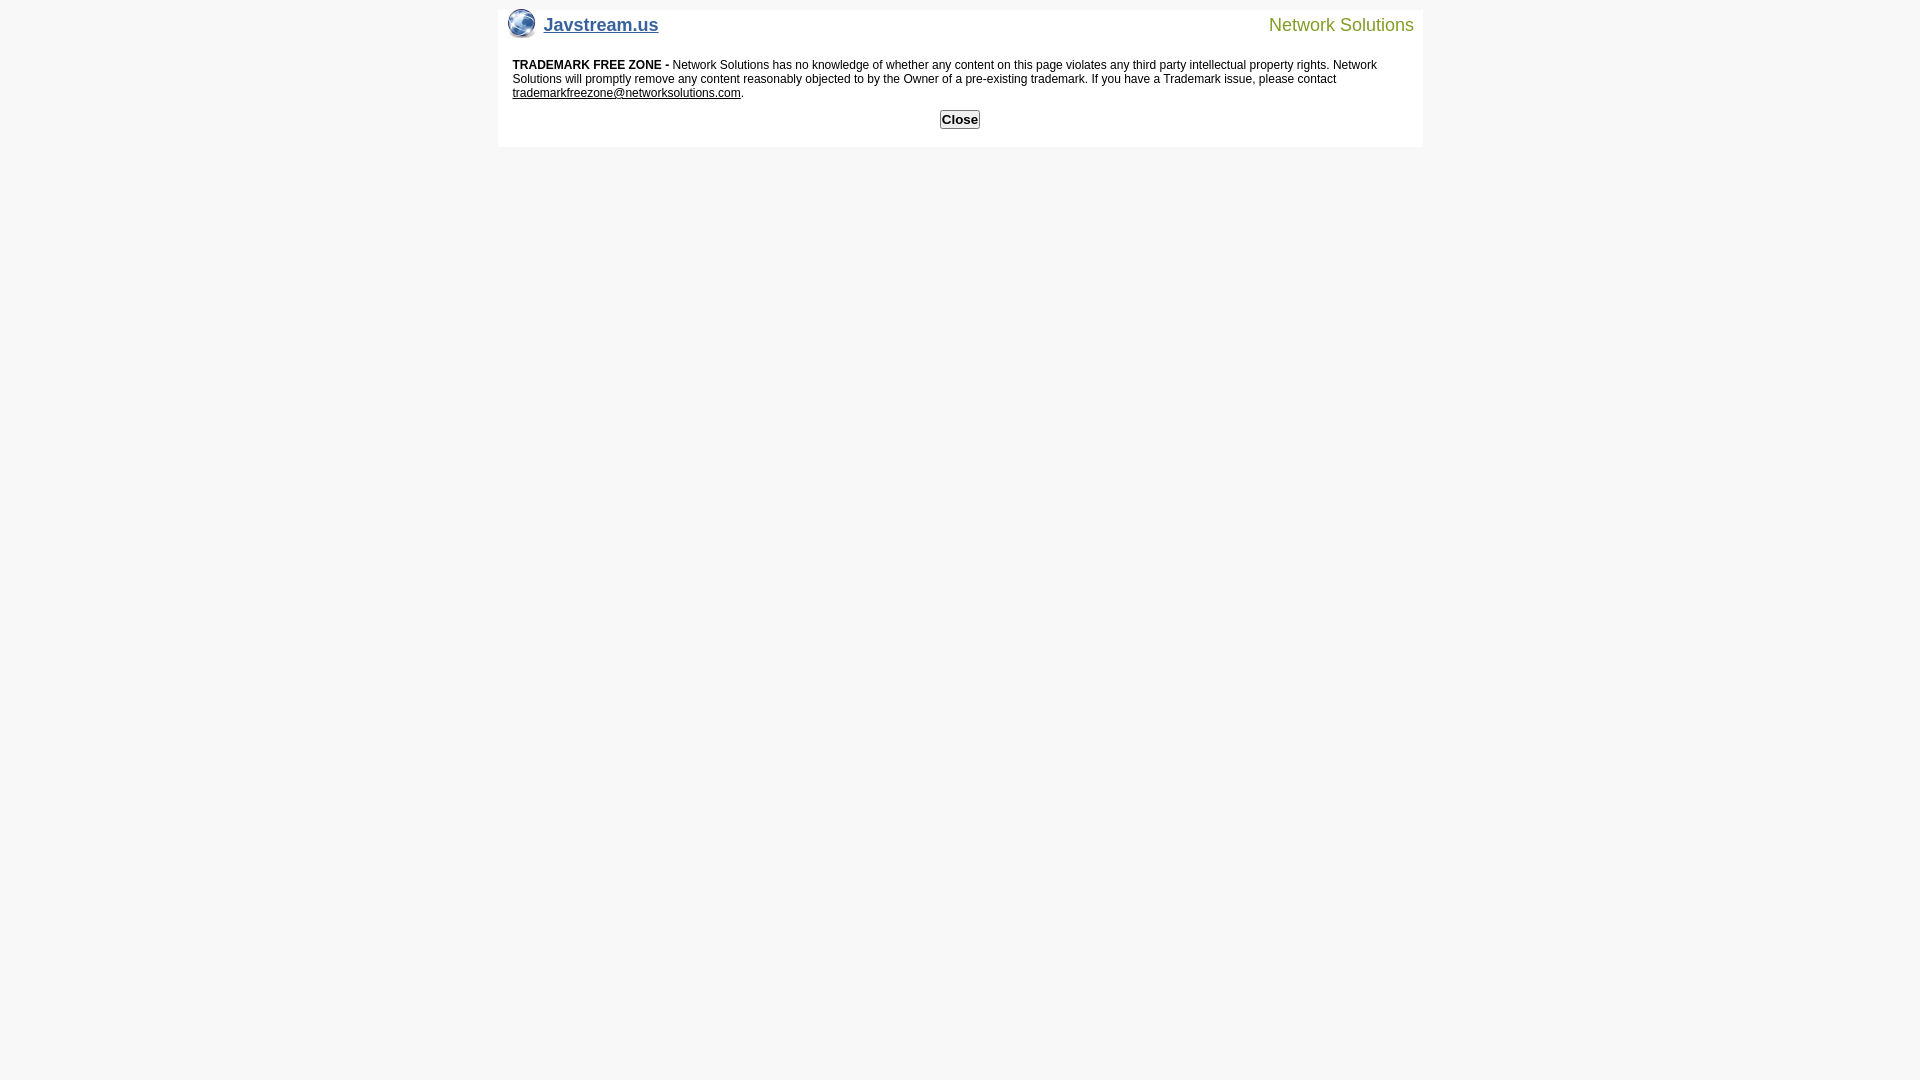 The image size is (1920, 1080). I want to click on 'trademarkfreezone@networksolutions.com', so click(624, 92).